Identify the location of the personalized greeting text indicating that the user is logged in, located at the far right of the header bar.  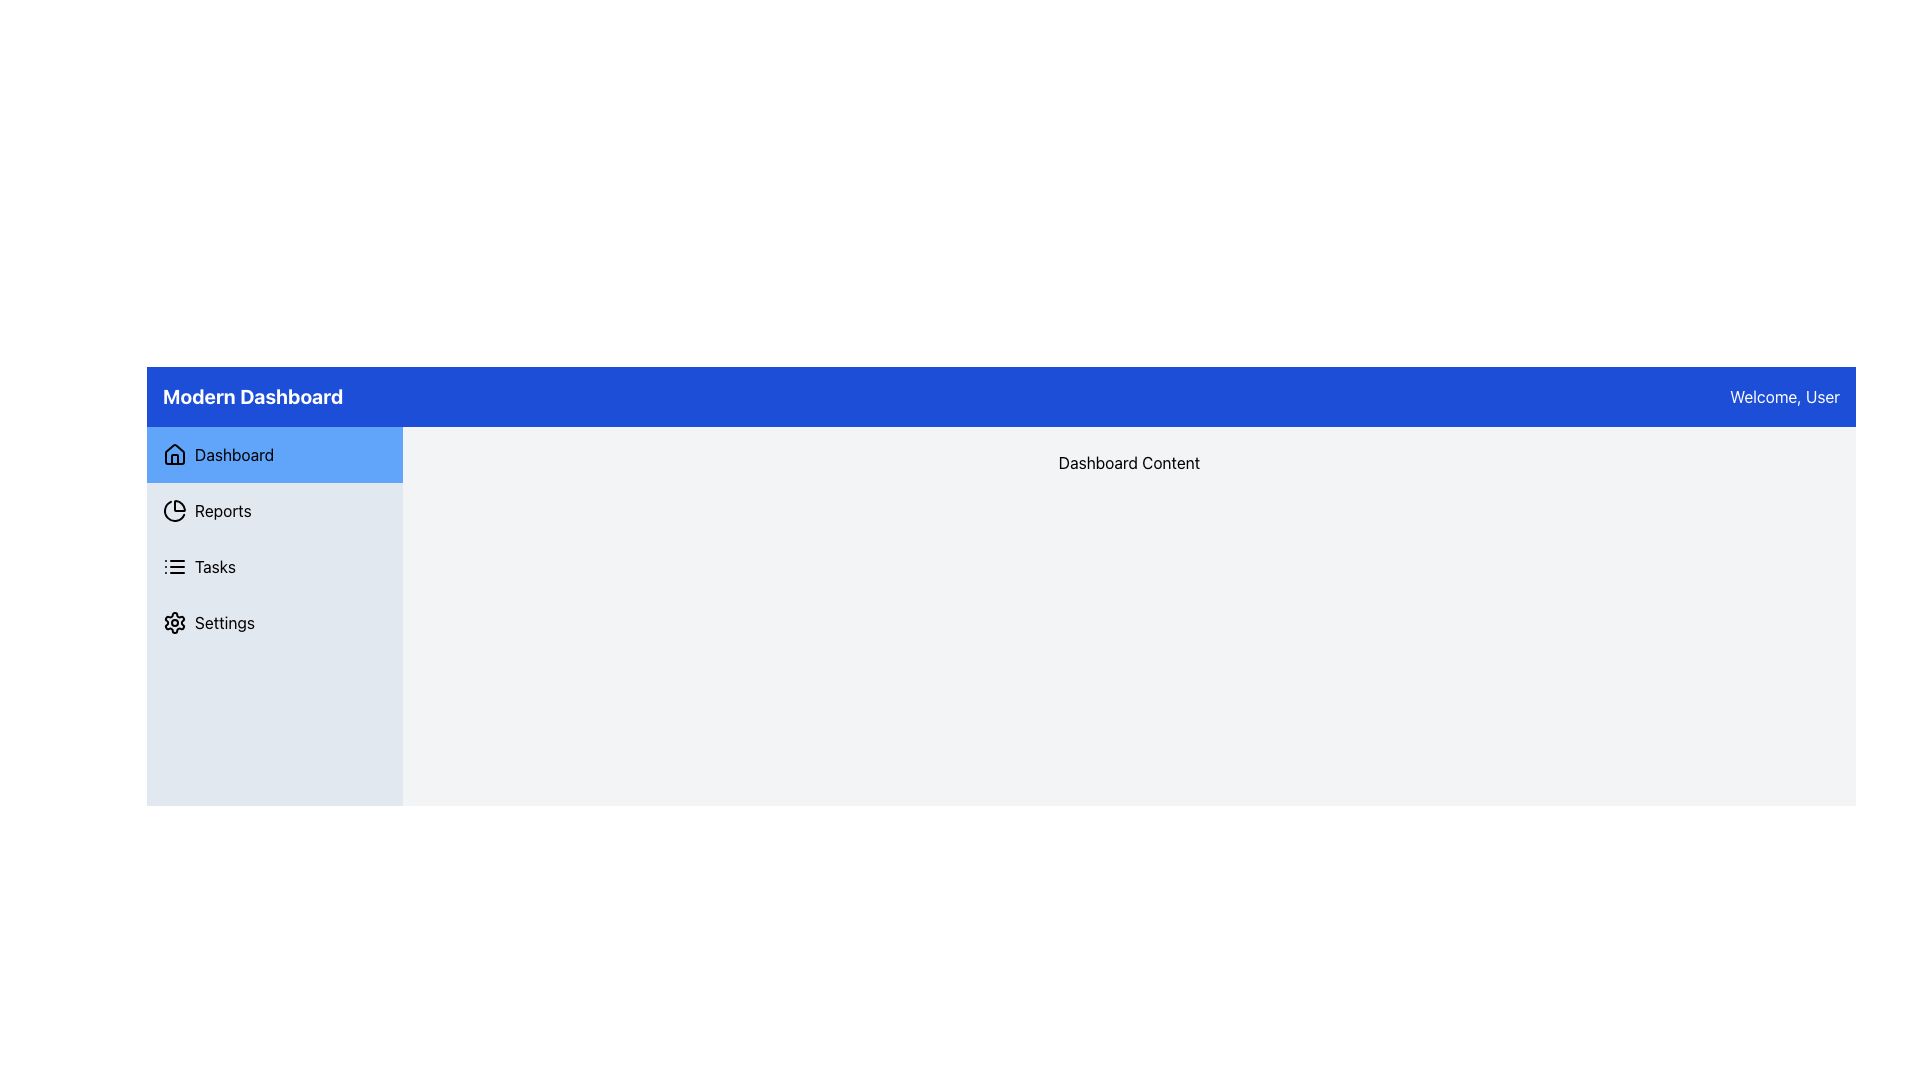
(1785, 397).